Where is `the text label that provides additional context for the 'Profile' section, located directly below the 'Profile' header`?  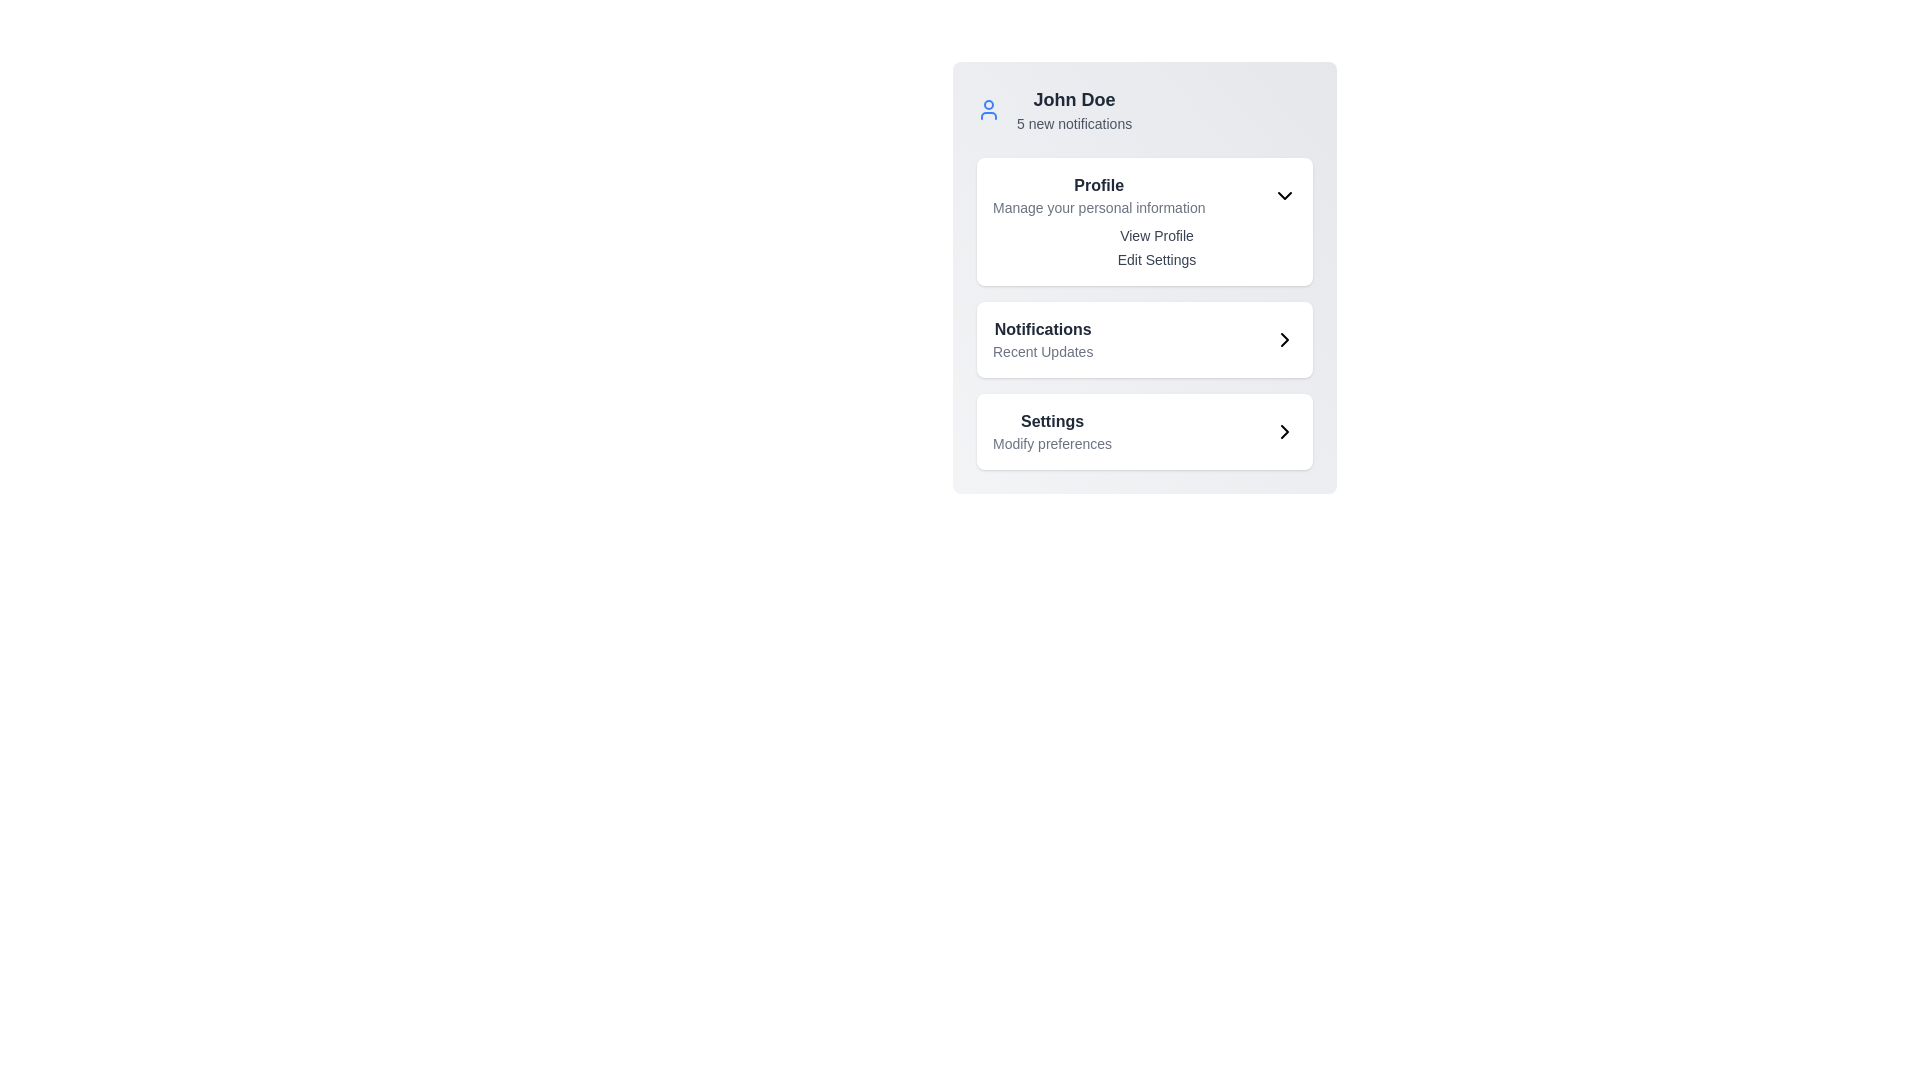
the text label that provides additional context for the 'Profile' section, located directly below the 'Profile' header is located at coordinates (1098, 208).